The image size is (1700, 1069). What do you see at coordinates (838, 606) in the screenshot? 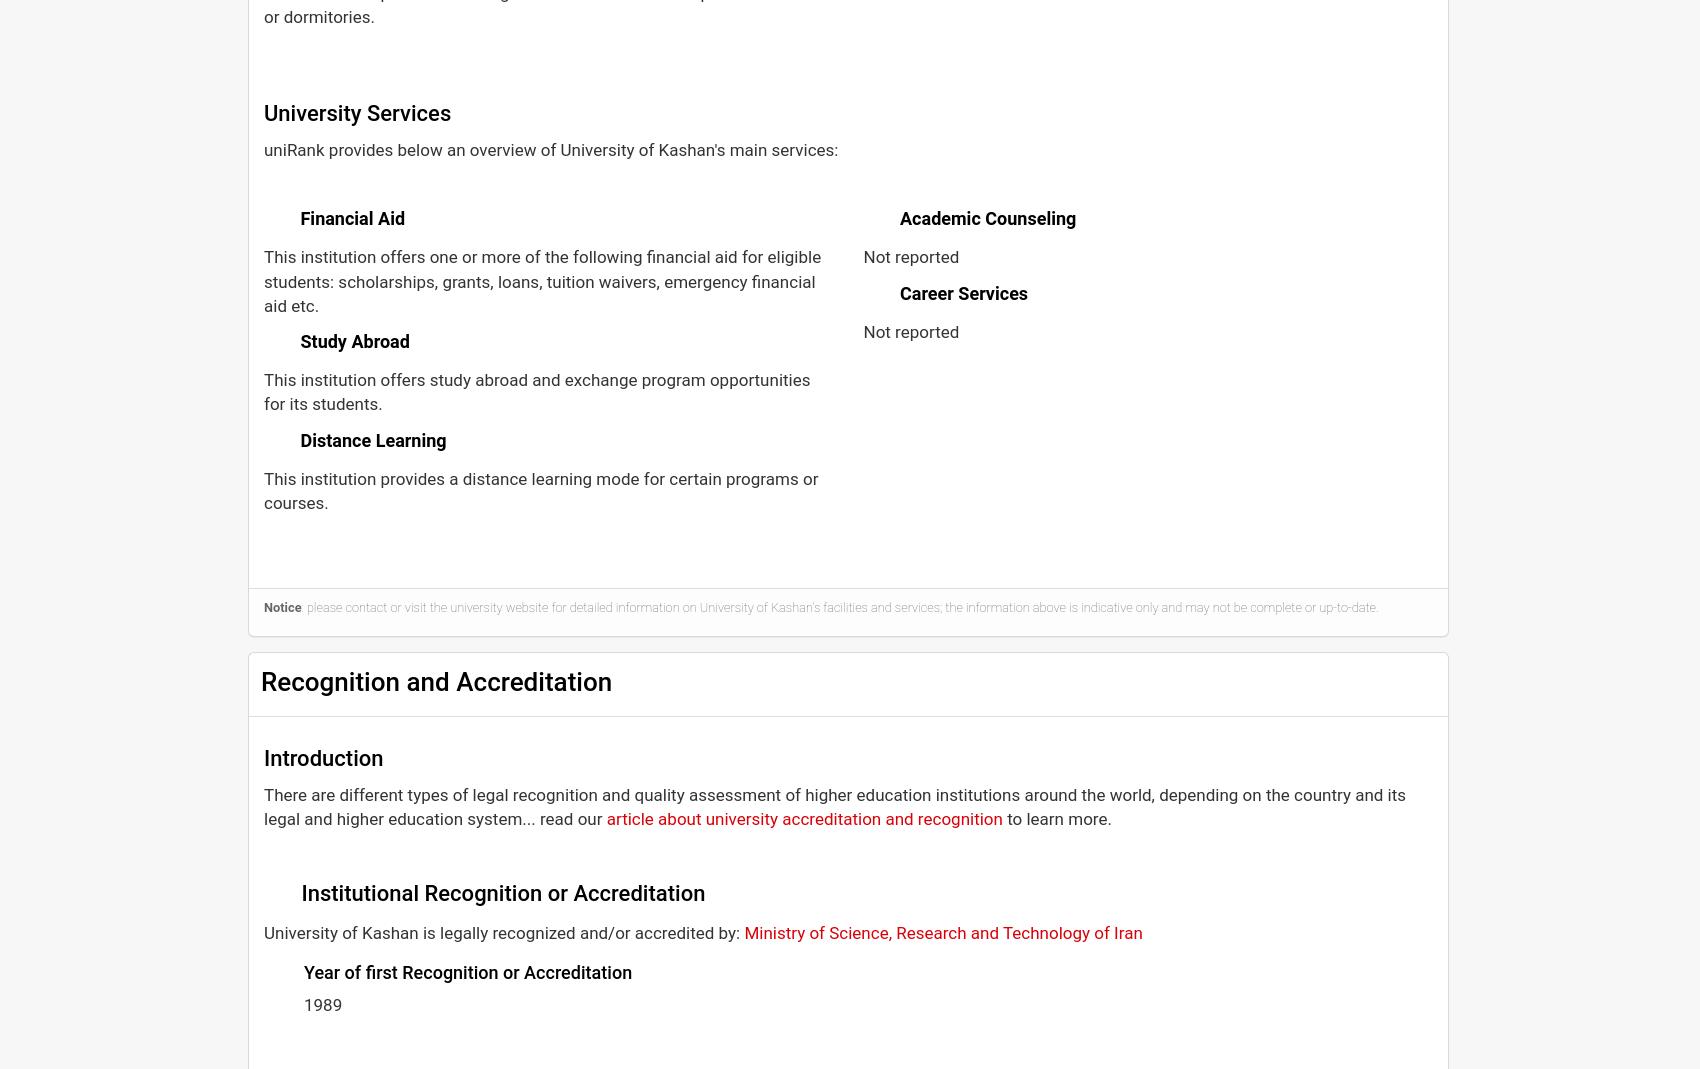
I see `': please contact or visit the university website for detailed information on University of Kashan's facilities and services; the information above is indicative only and may not be complete or up-to-date.'` at bounding box center [838, 606].